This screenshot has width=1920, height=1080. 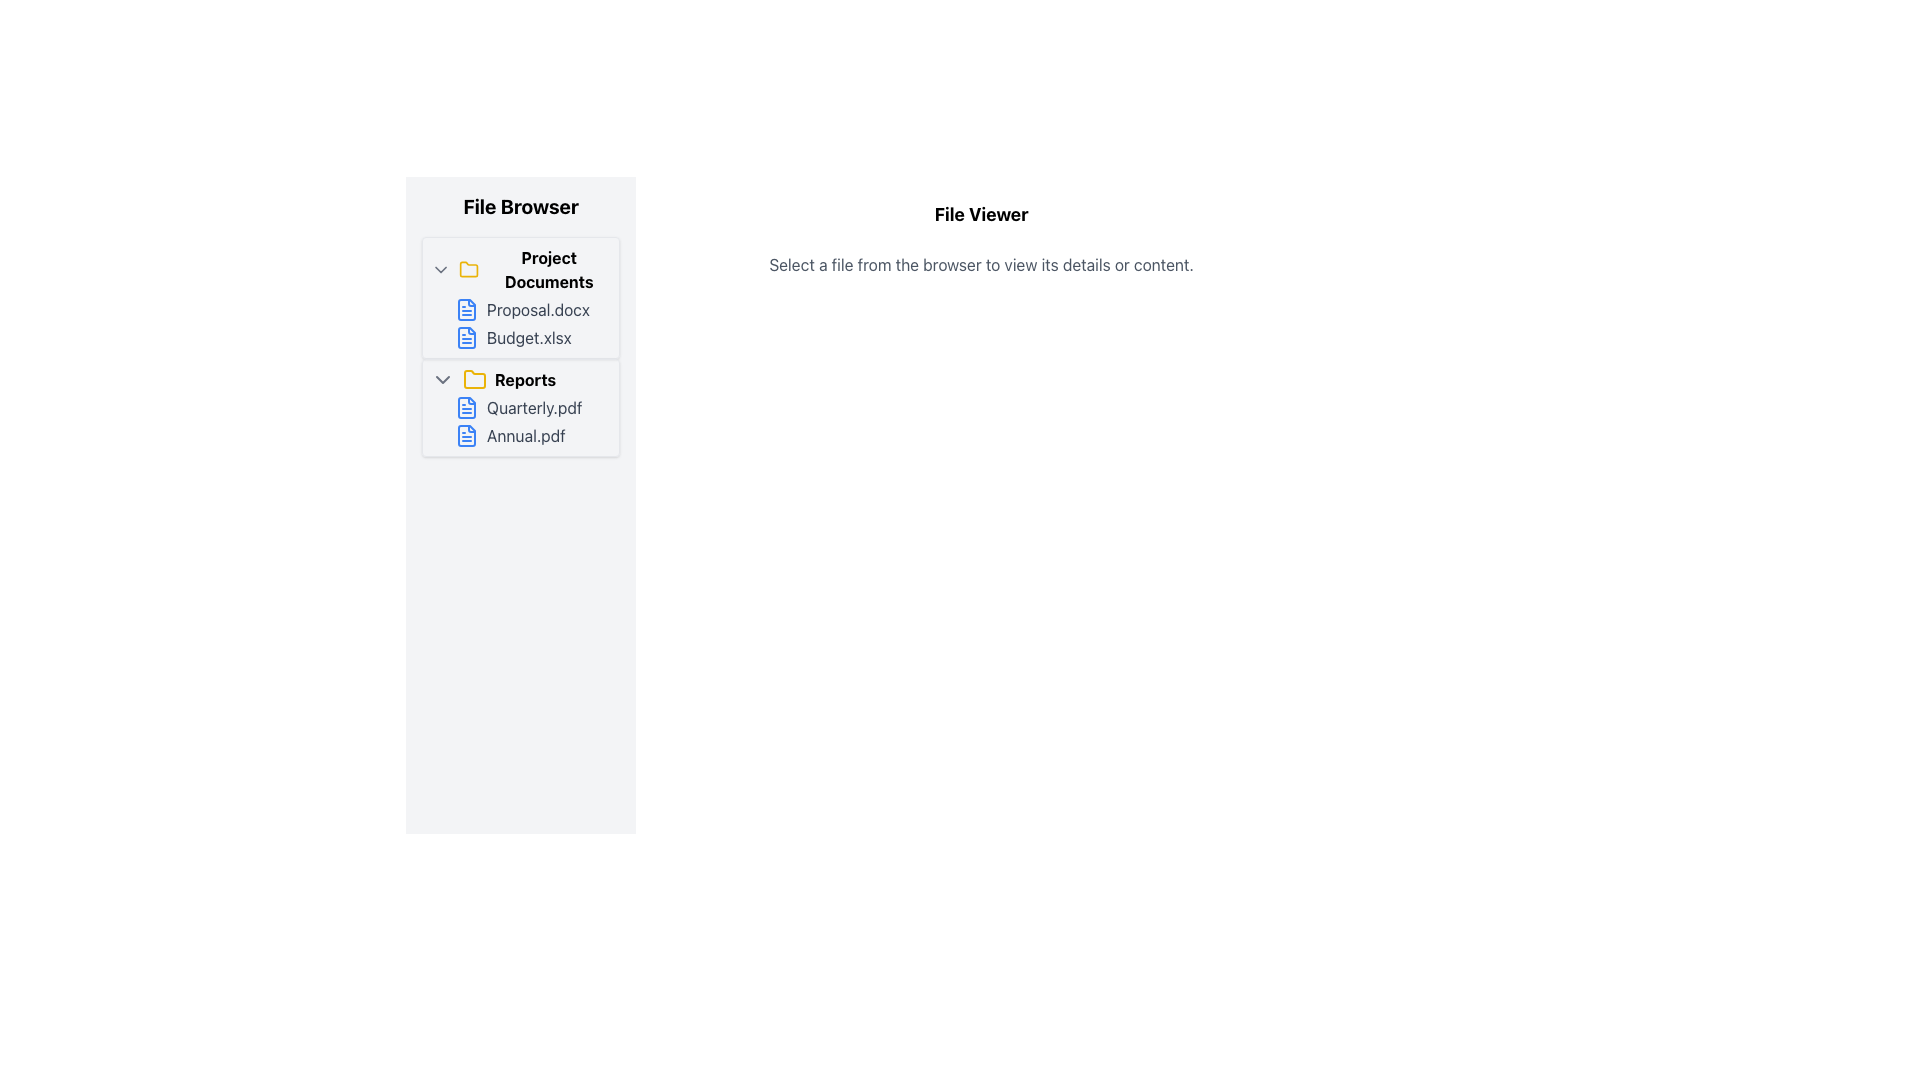 What do you see at coordinates (465, 337) in the screenshot?
I see `the file icon representing 'Budget.xlsx', which has a blue outline and white fill` at bounding box center [465, 337].